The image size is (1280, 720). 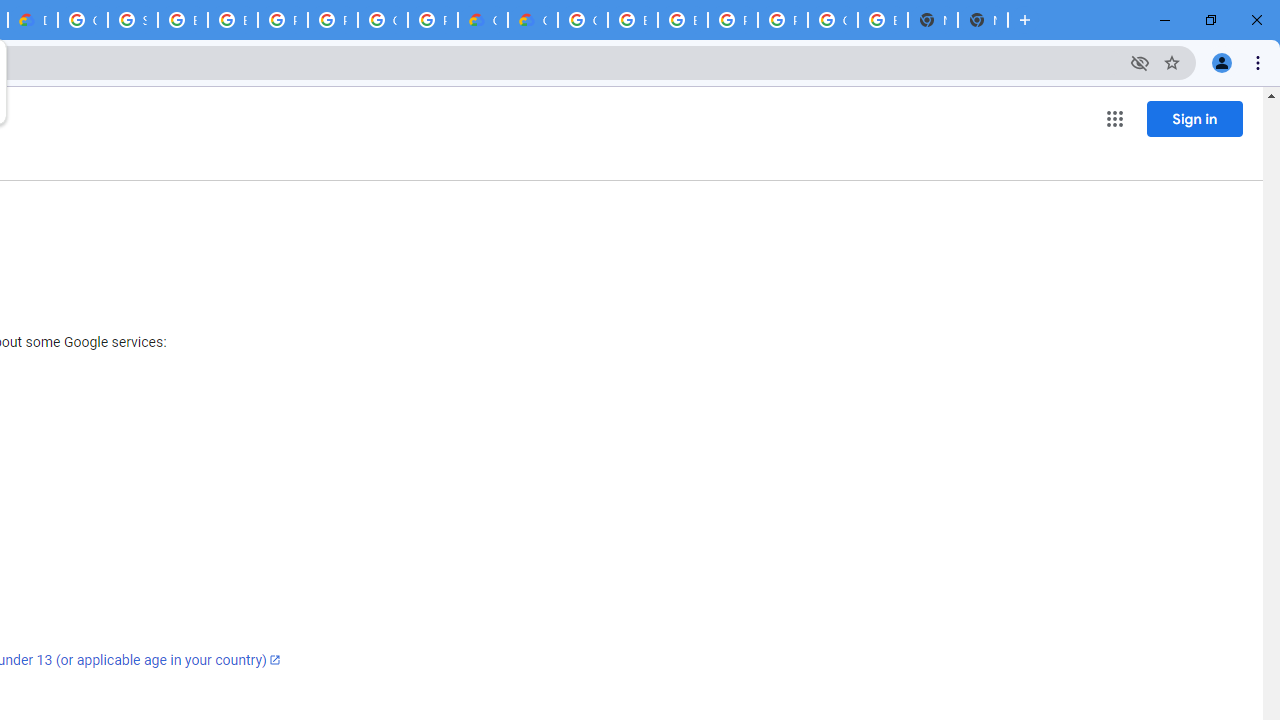 What do you see at coordinates (383, 20) in the screenshot?
I see `'Google Cloud Platform'` at bounding box center [383, 20].